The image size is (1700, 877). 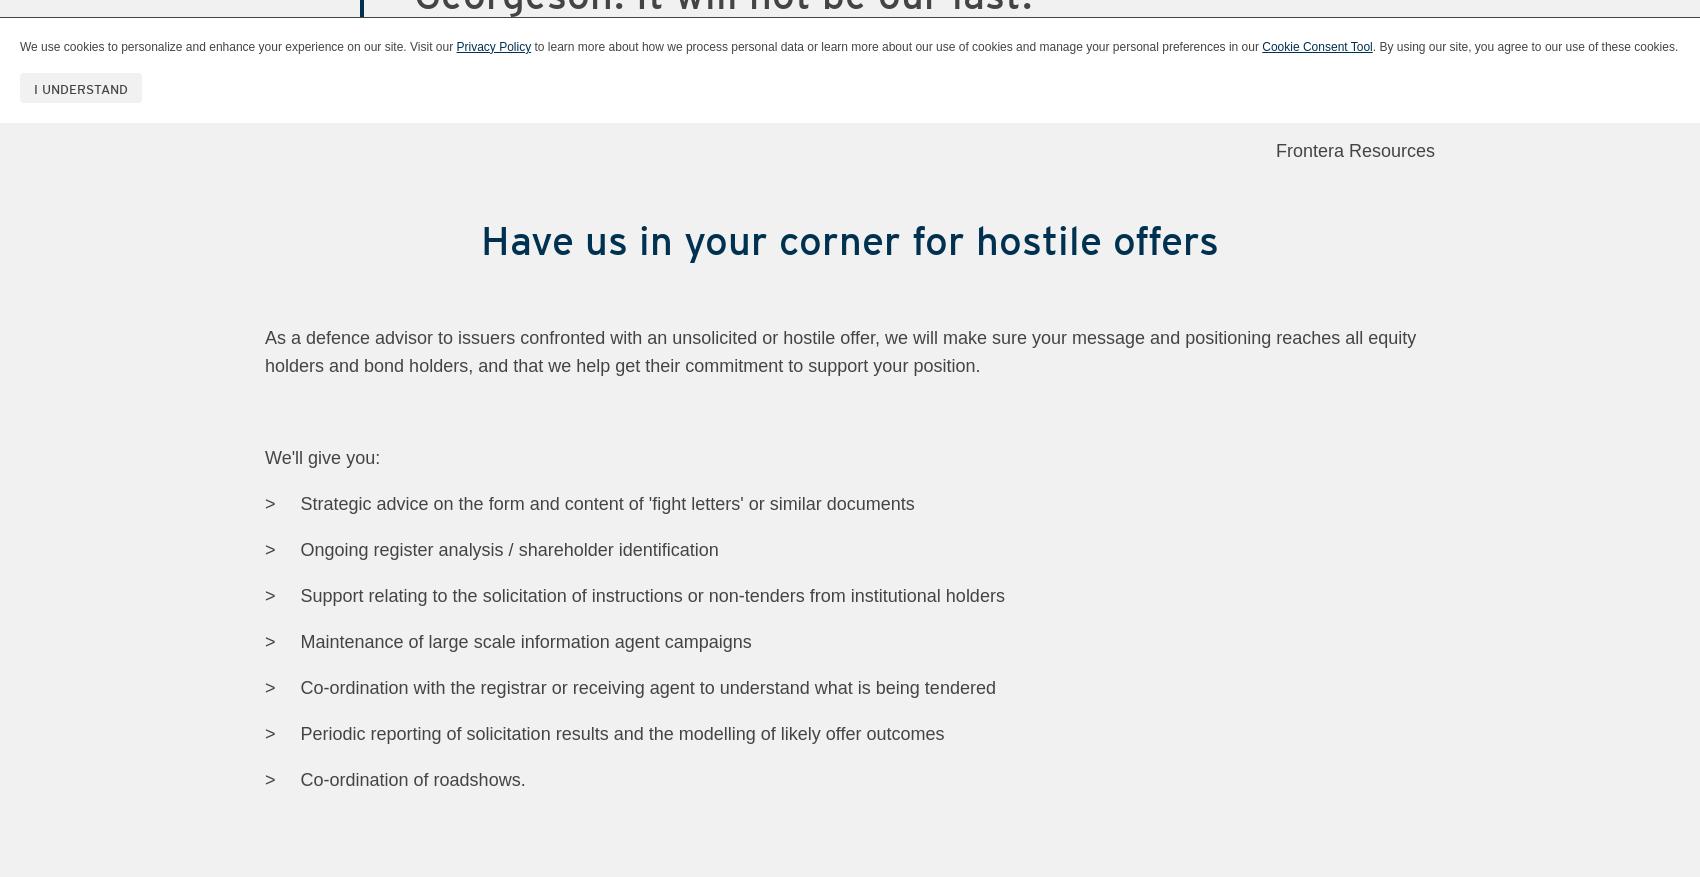 What do you see at coordinates (1372, 45) in the screenshot?
I see `'. By using our site, you agree to our use of these cookies.'` at bounding box center [1372, 45].